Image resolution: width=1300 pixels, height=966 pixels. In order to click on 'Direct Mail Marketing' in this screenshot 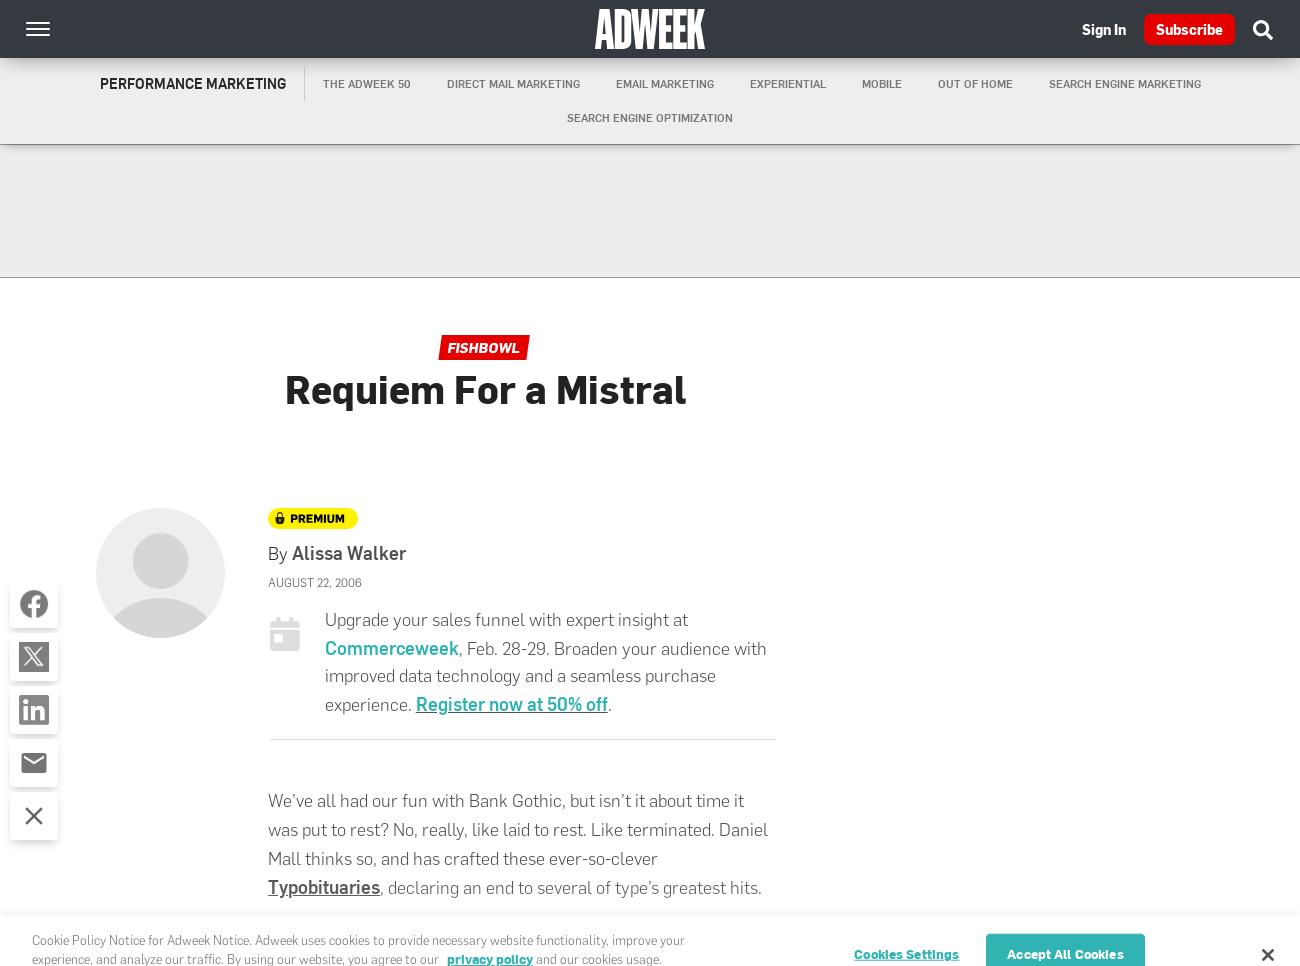, I will do `click(512, 82)`.